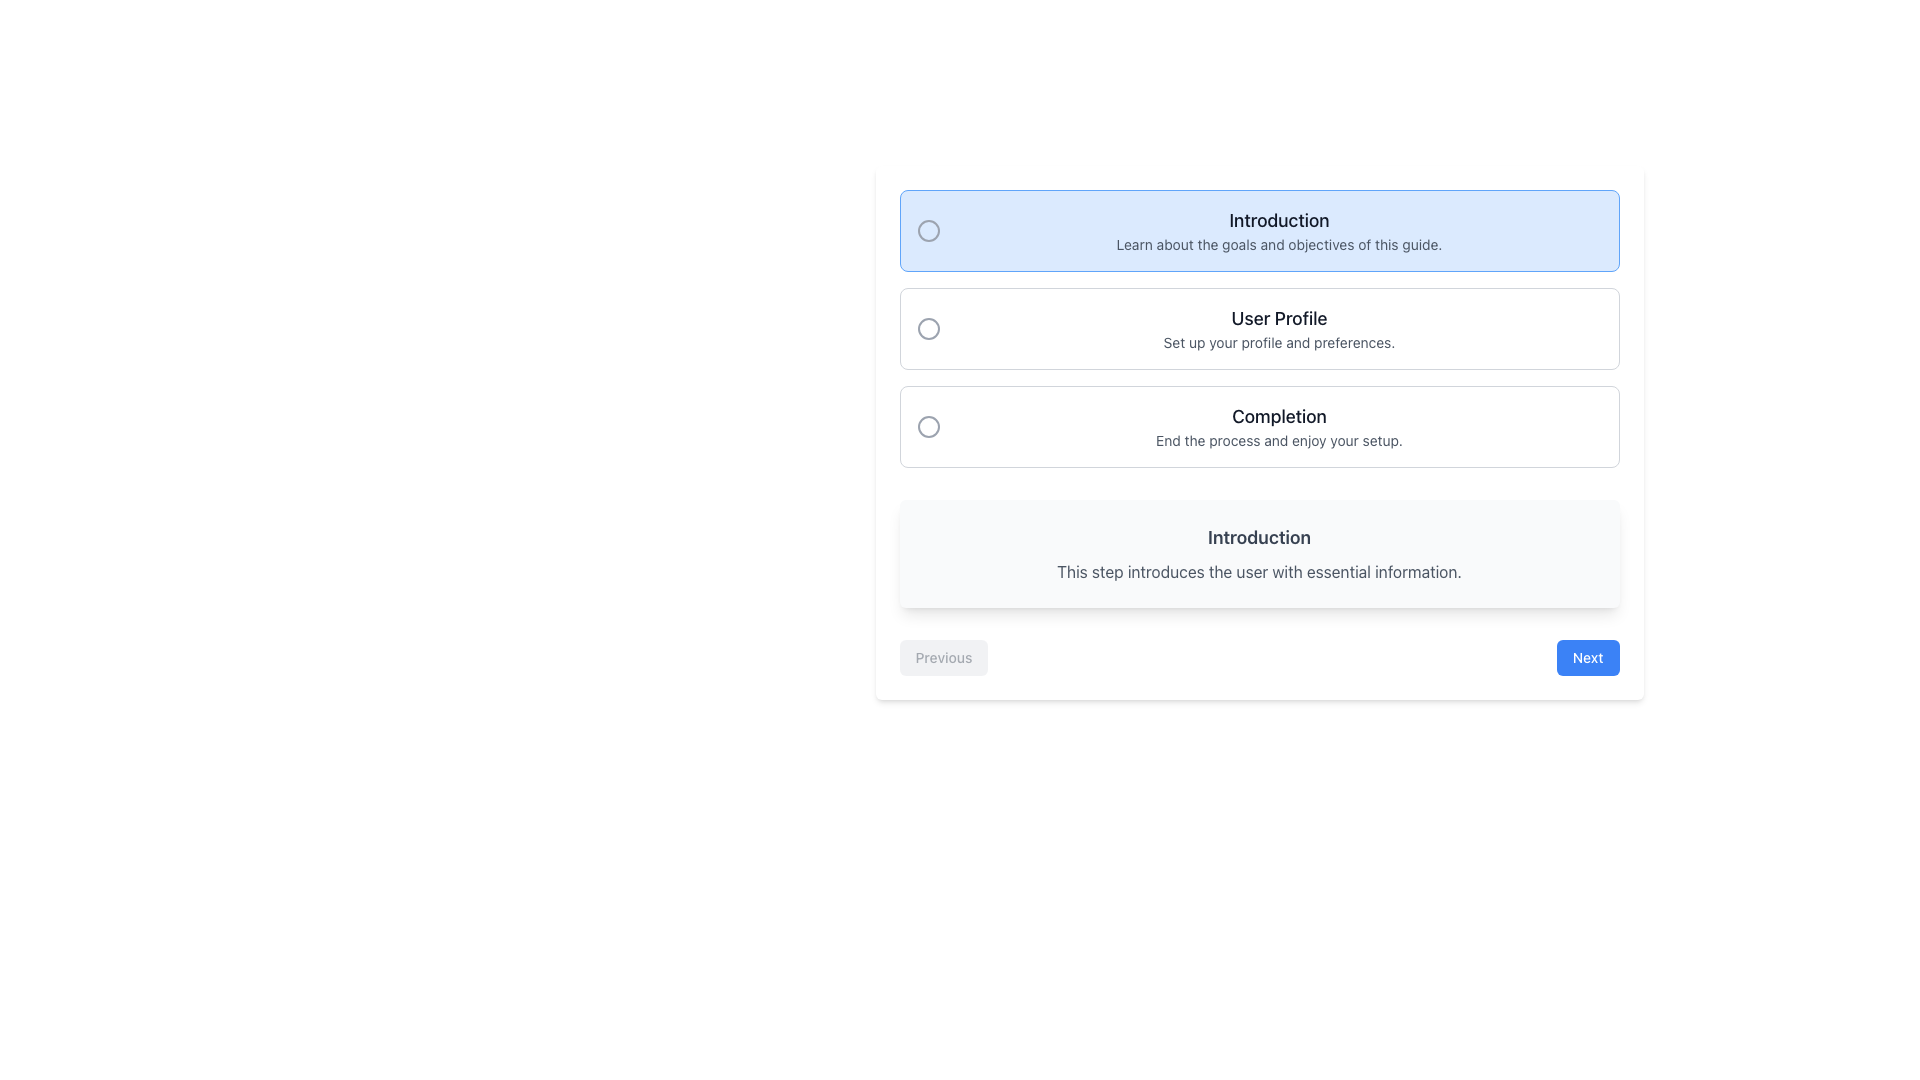 This screenshot has height=1080, width=1920. Describe the element at coordinates (927, 426) in the screenshot. I see `the appearance of the circular Radio Button Visual Marker, which is part of the third option in the vertical list labeled 'Completion.'` at that location.